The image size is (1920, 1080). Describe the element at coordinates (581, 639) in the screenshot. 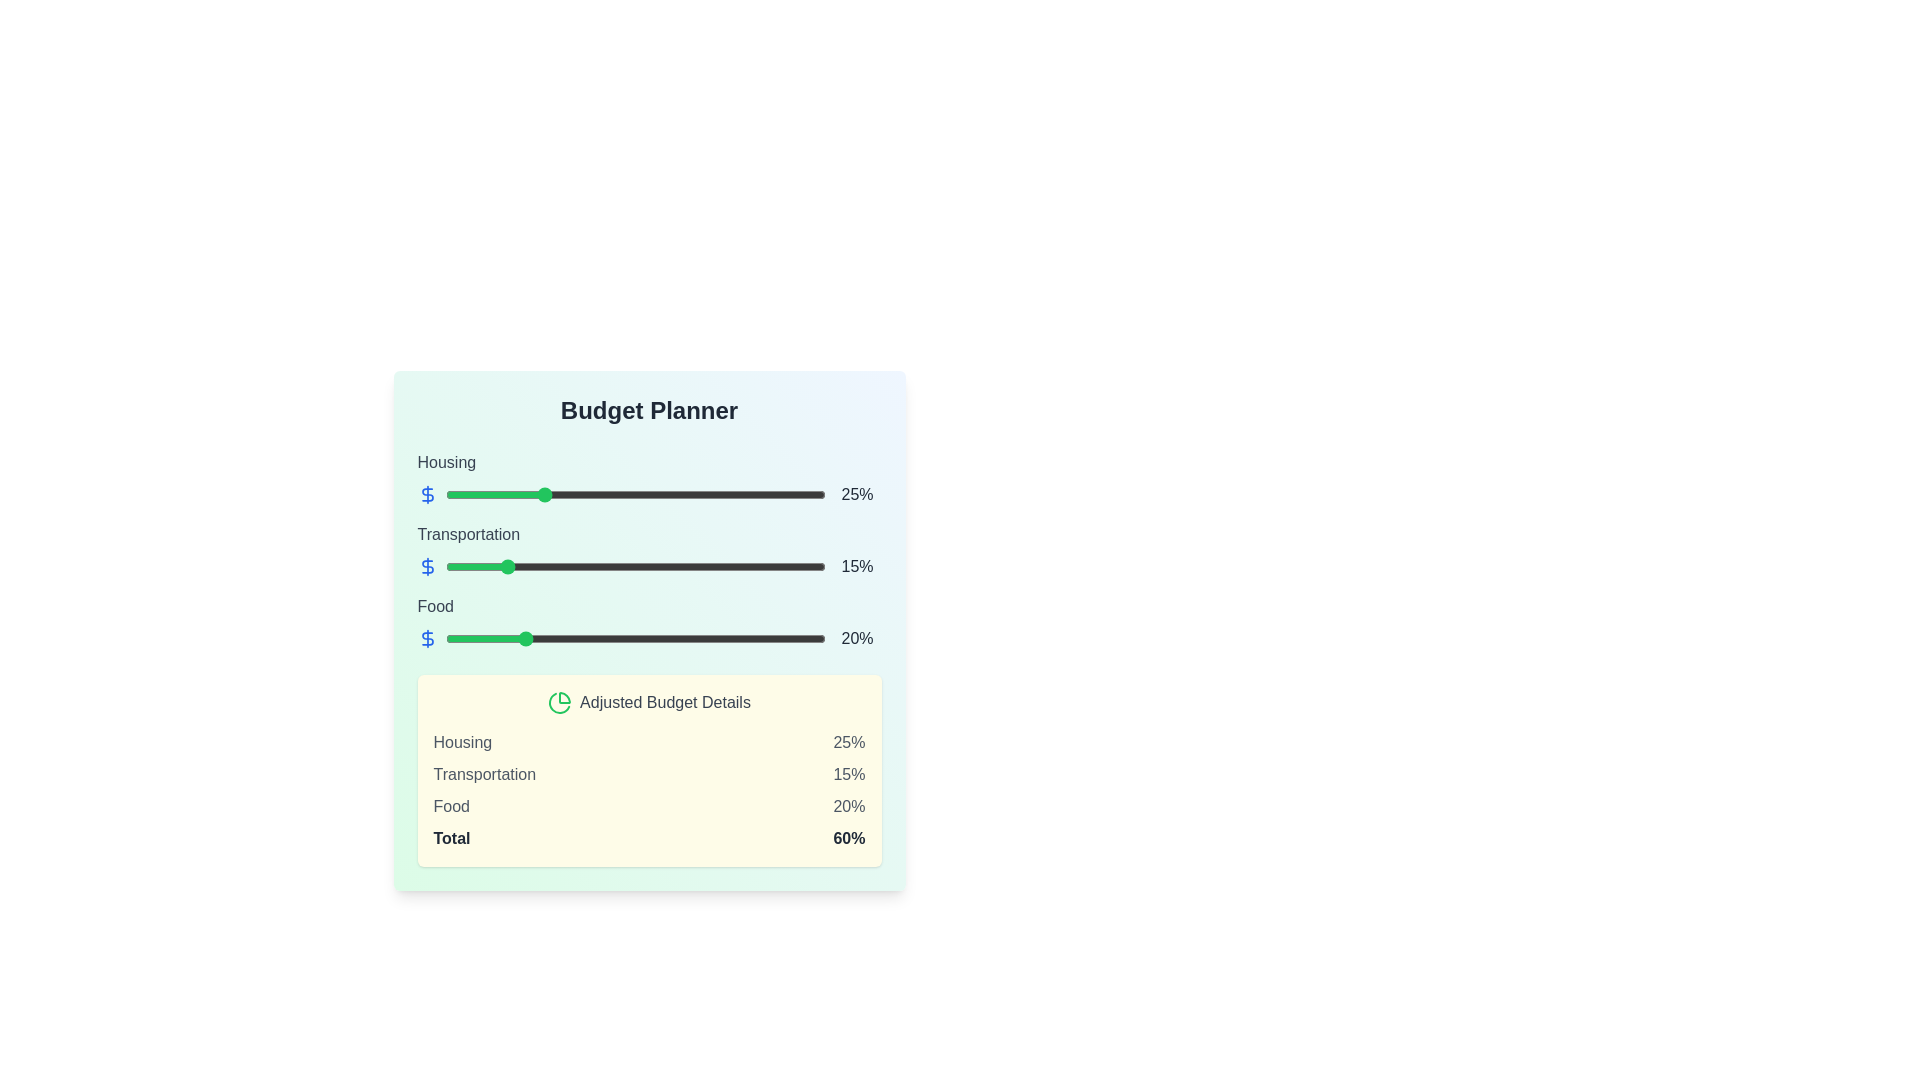

I see `the food budget slider` at that location.